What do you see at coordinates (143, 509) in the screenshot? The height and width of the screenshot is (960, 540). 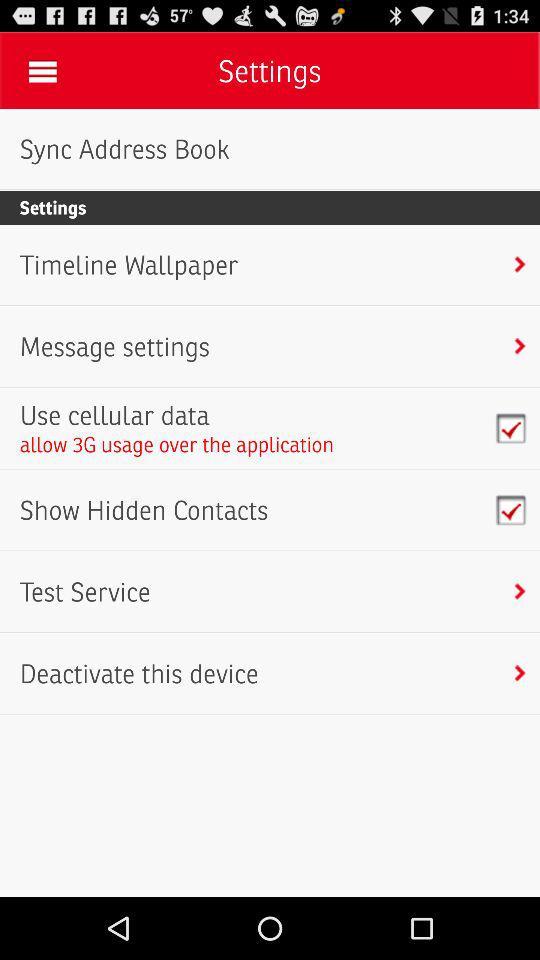 I see `the show hidden contacts item` at bounding box center [143, 509].